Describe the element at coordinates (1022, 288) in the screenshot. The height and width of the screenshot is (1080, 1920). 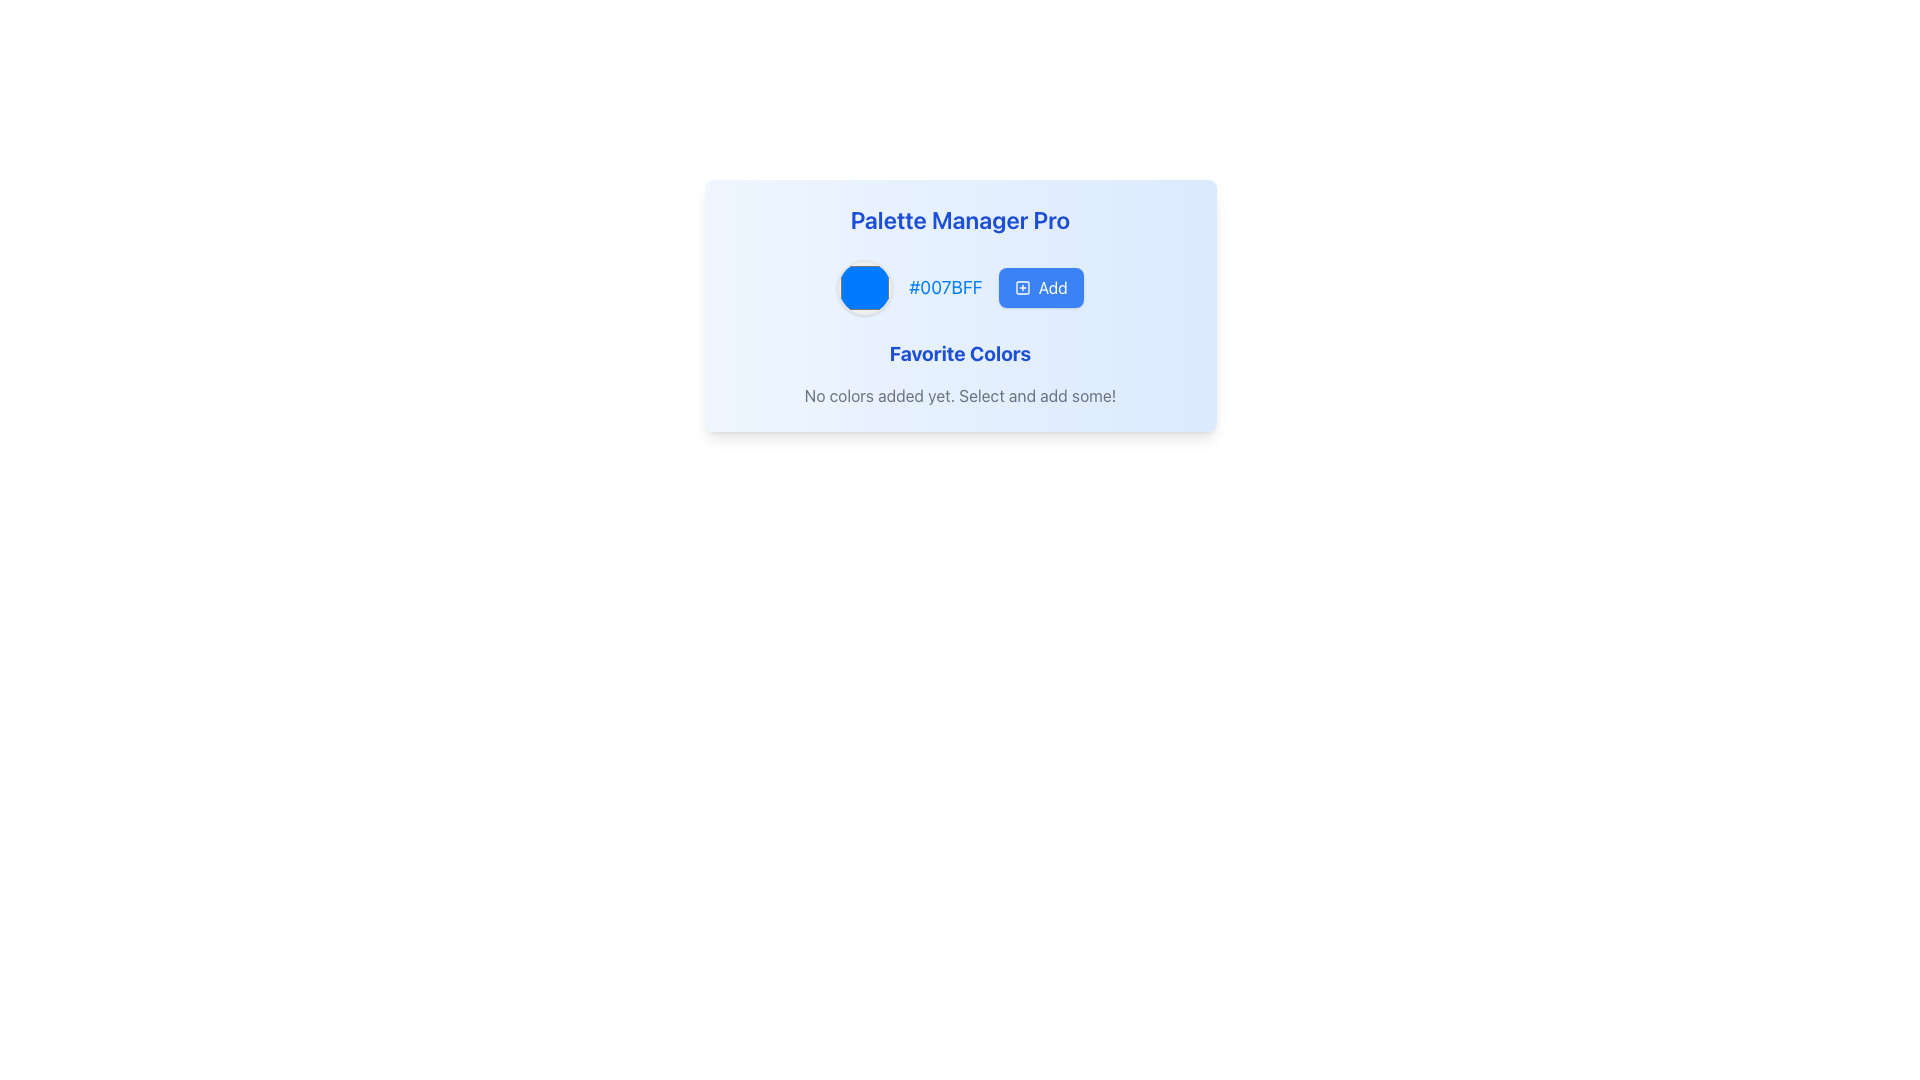
I see `the SVG rectangle that is part of the button functionality, located to the right of a blue octagonal shape and adjacent to a tag displaying a color code` at that location.